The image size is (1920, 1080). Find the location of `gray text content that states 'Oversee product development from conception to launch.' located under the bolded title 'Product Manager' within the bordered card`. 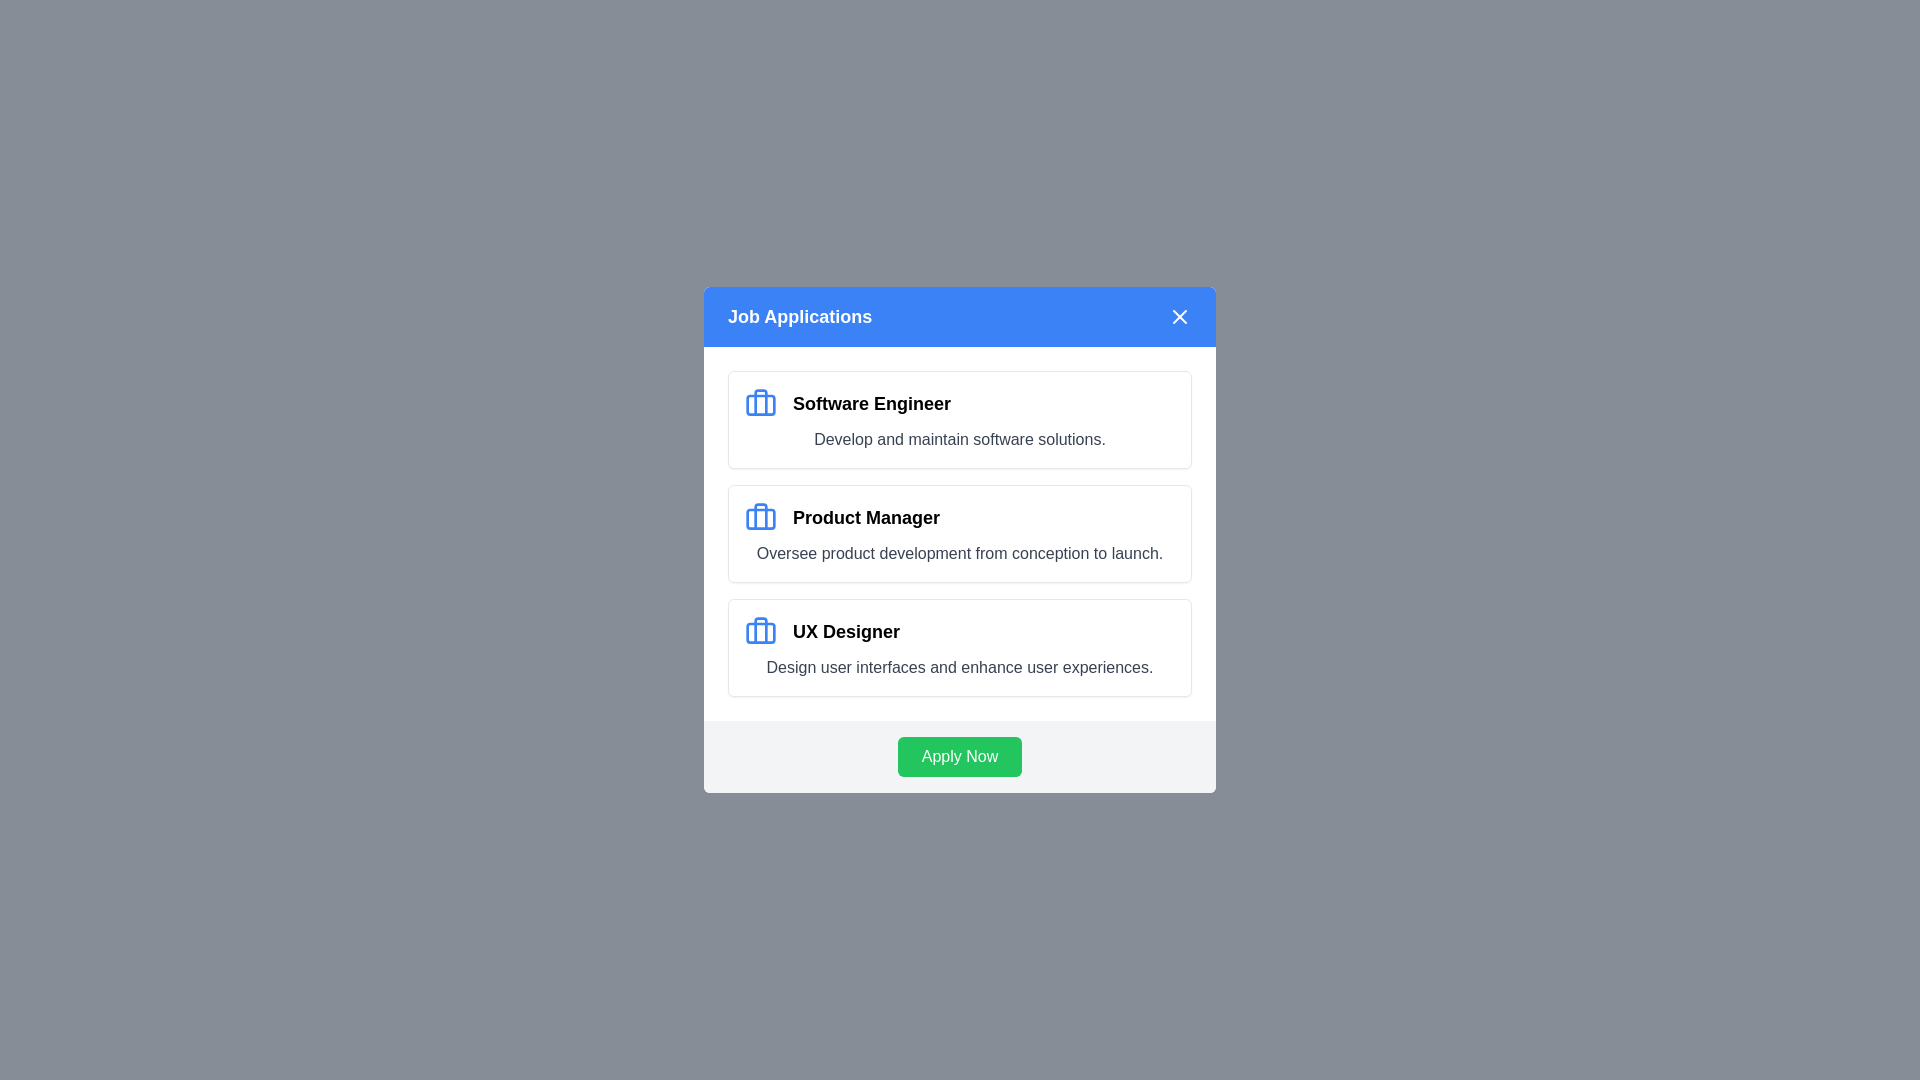

gray text content that states 'Oversee product development from conception to launch.' located under the bolded title 'Product Manager' within the bordered card is located at coordinates (960, 554).